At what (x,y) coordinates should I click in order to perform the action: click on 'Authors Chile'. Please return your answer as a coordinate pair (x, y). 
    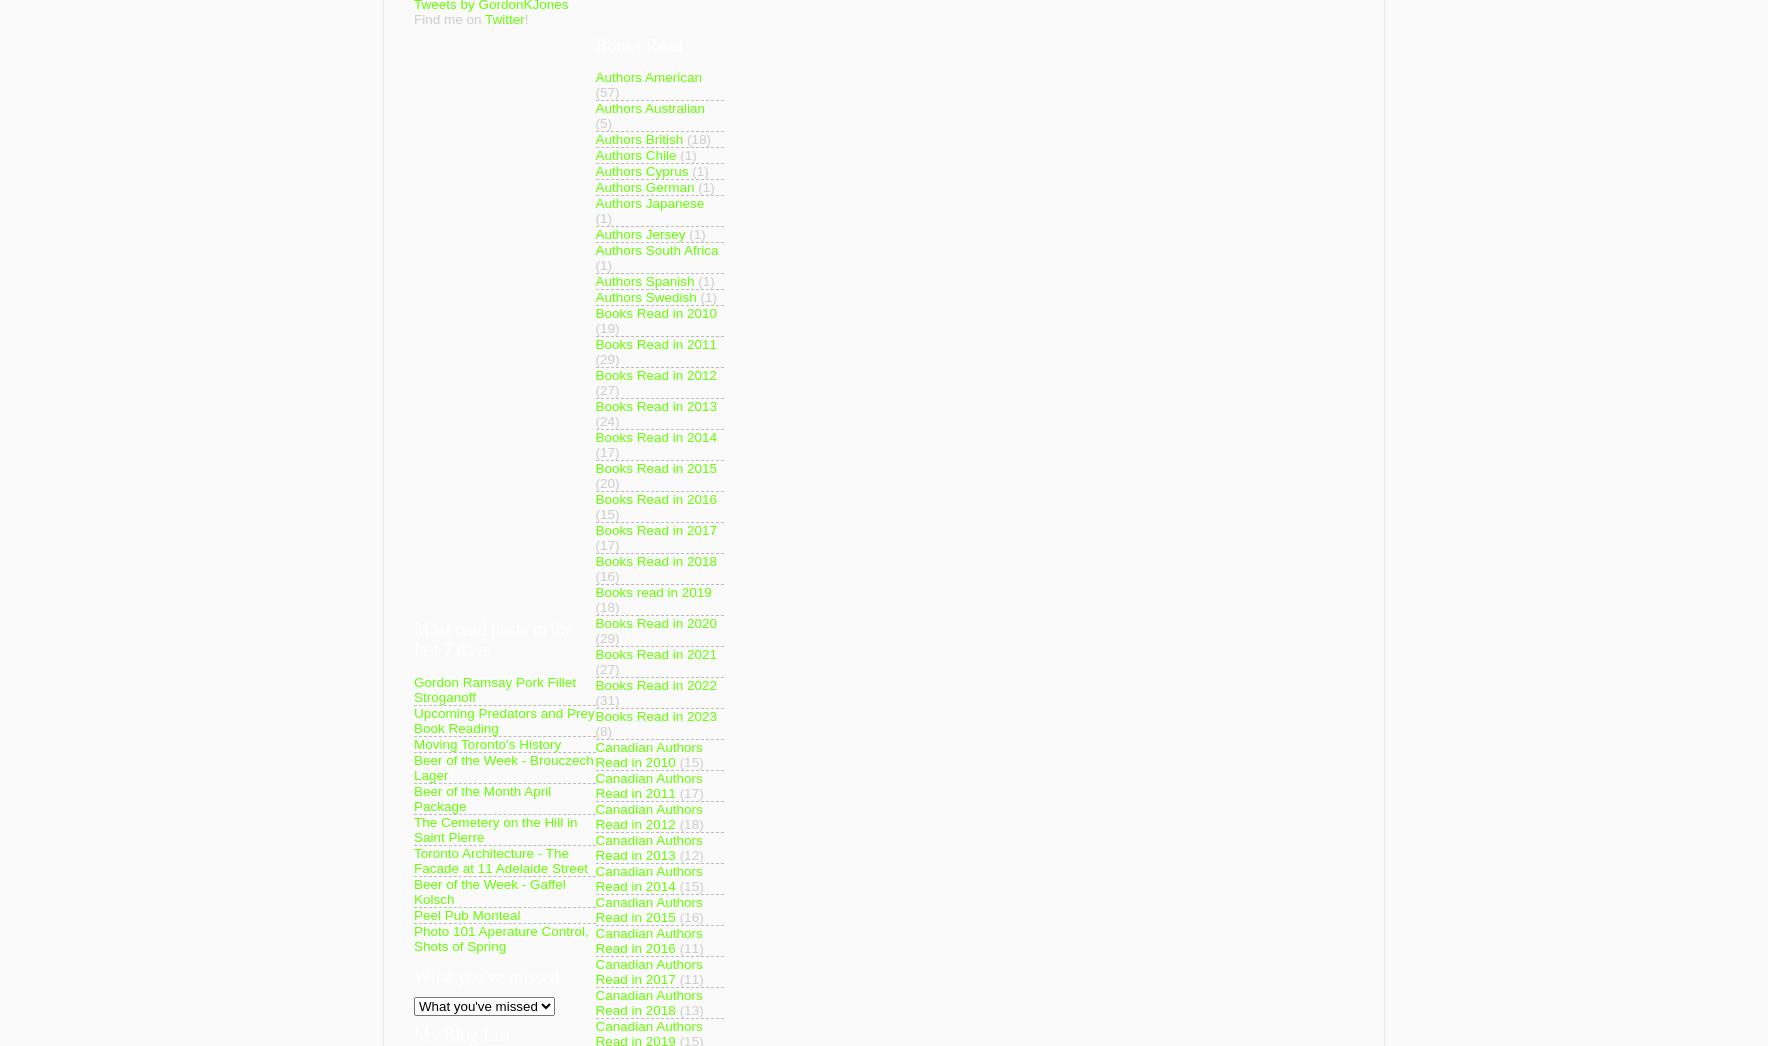
    Looking at the image, I should click on (634, 154).